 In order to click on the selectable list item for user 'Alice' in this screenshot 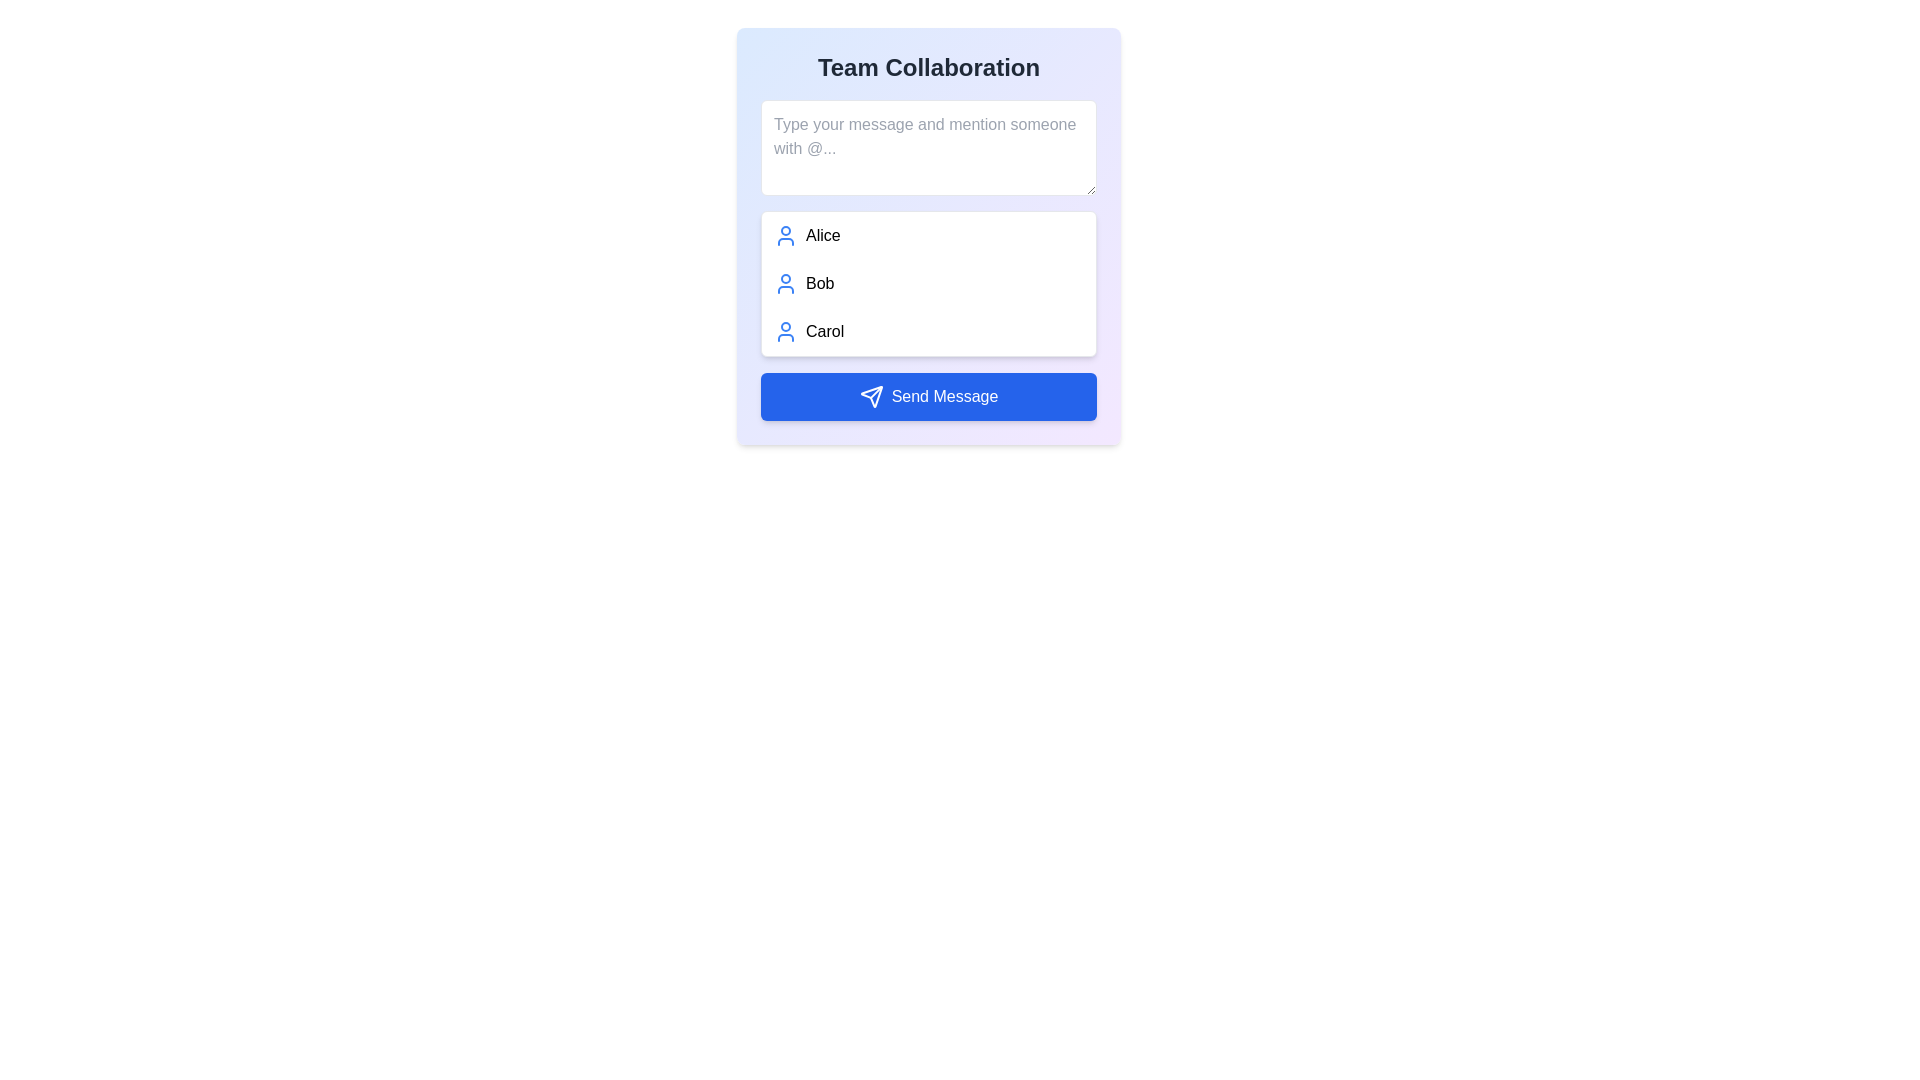, I will do `click(928, 234)`.